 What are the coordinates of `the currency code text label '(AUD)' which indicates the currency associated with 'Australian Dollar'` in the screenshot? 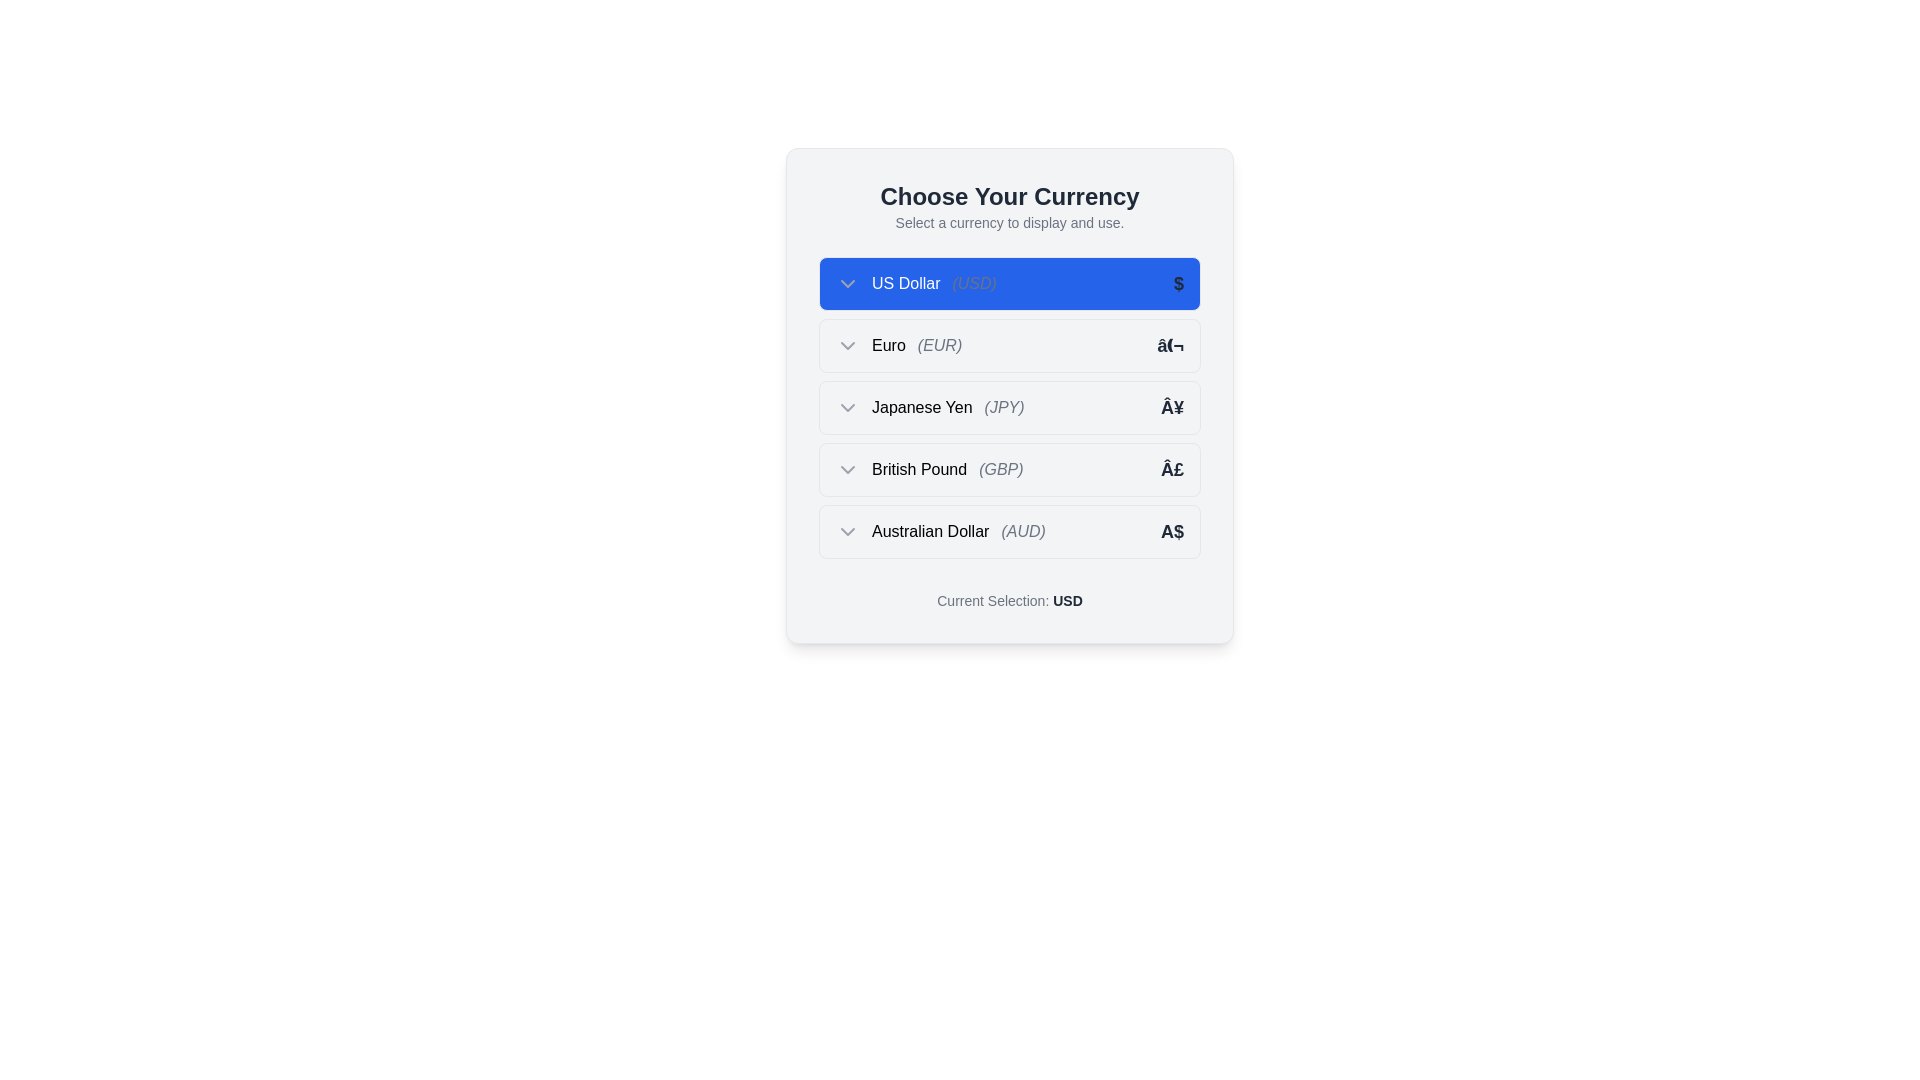 It's located at (1023, 531).